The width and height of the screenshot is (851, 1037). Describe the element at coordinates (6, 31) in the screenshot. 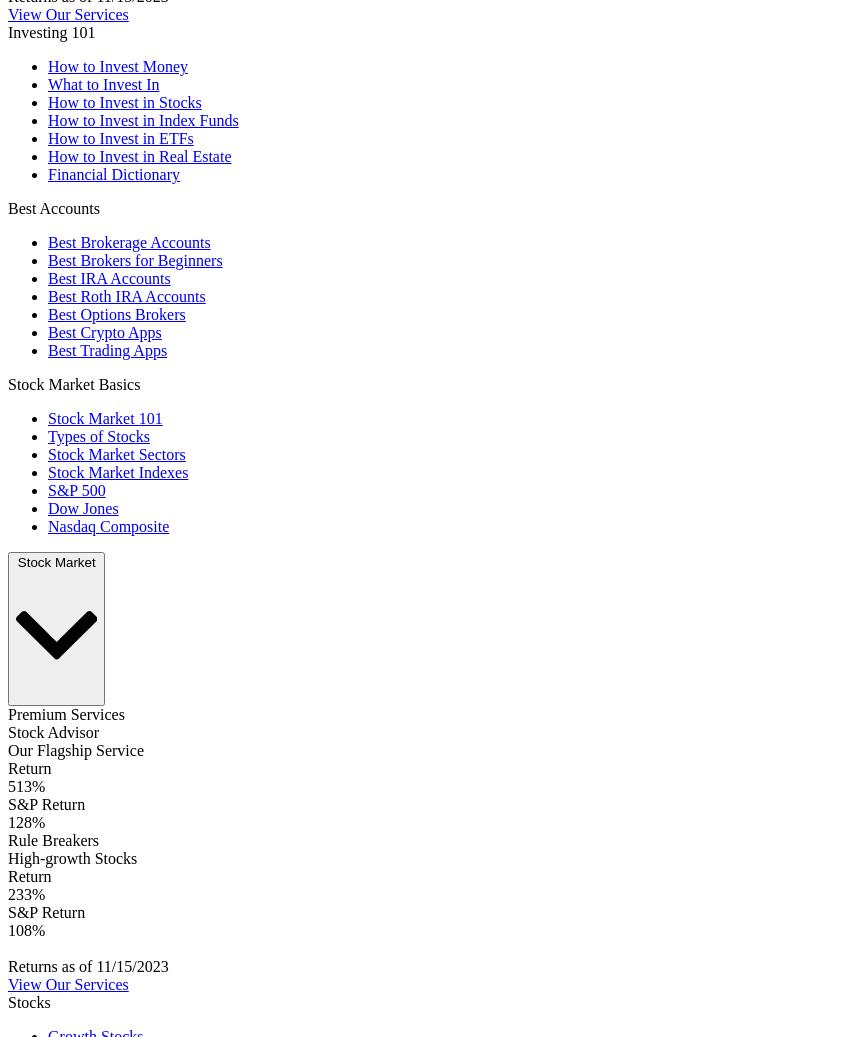

I see `'Investing 101'` at that location.